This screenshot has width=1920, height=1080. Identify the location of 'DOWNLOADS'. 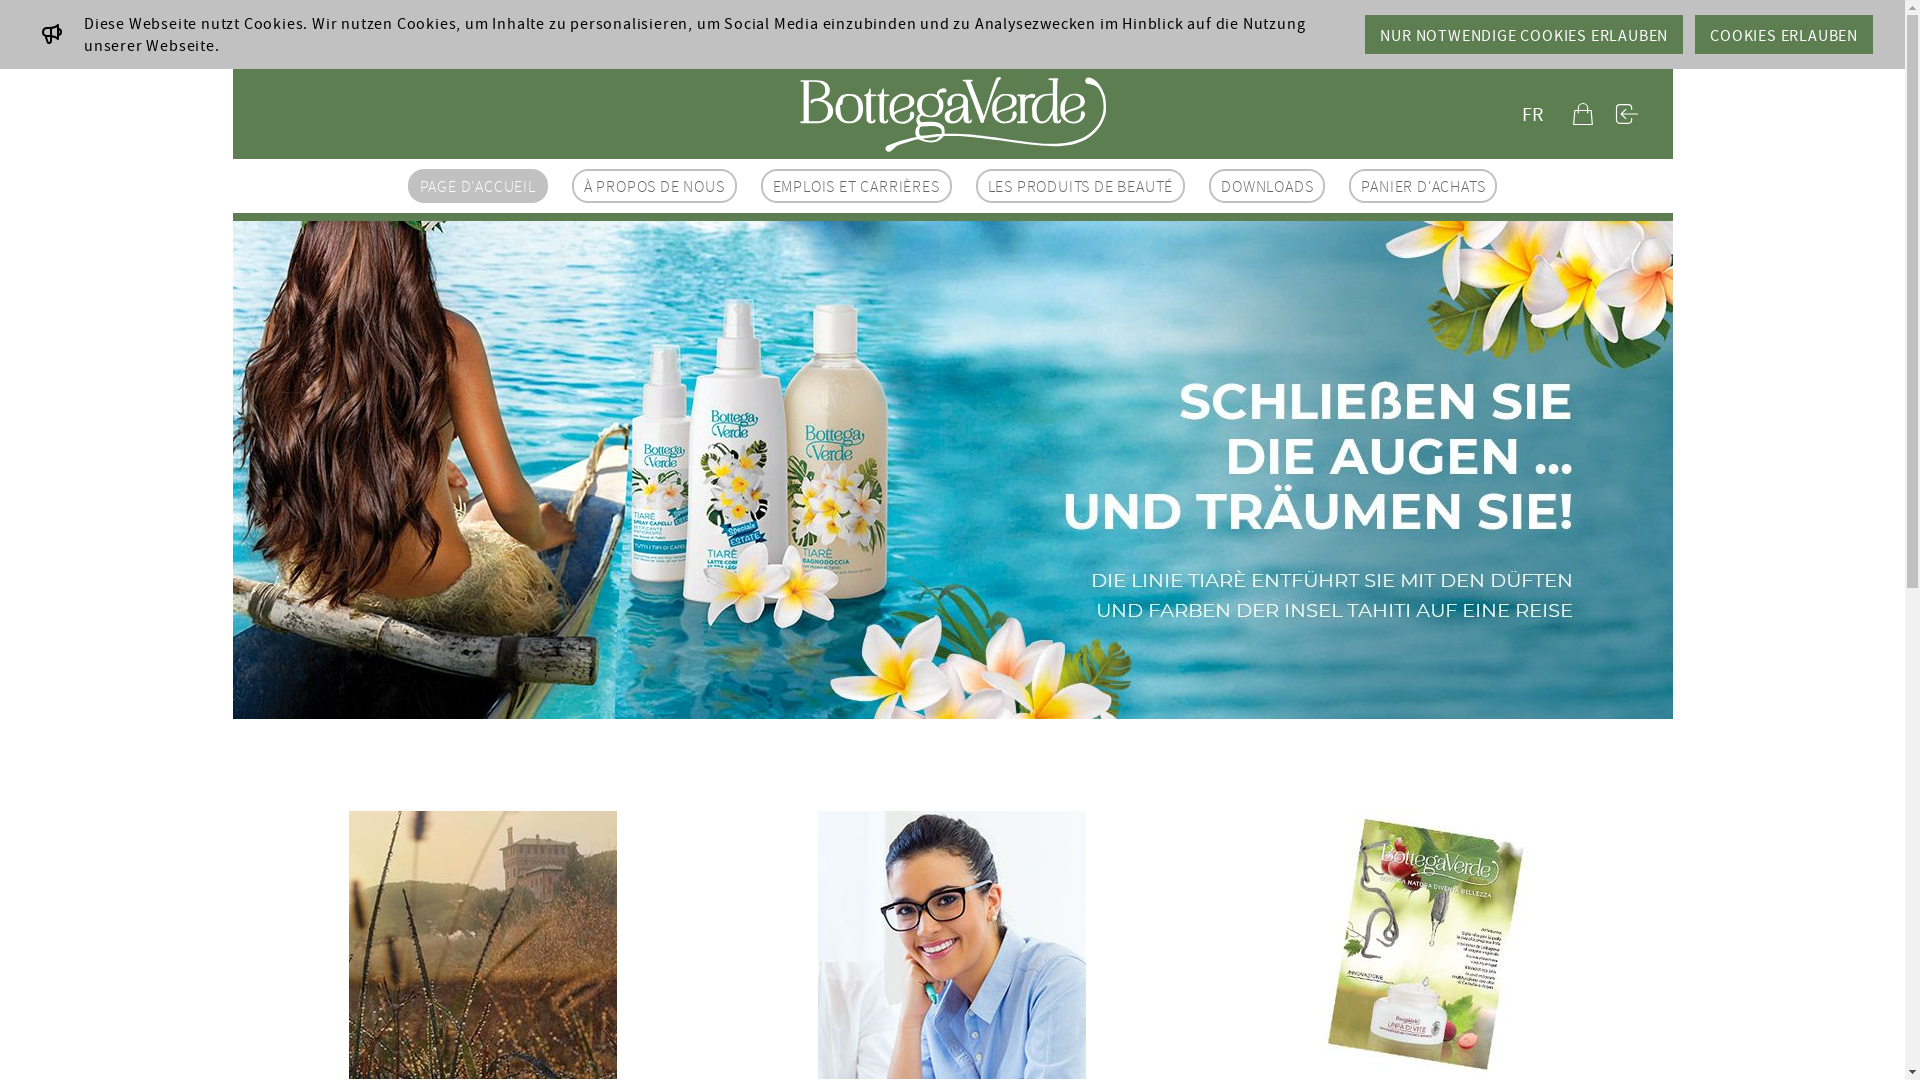
(1266, 185).